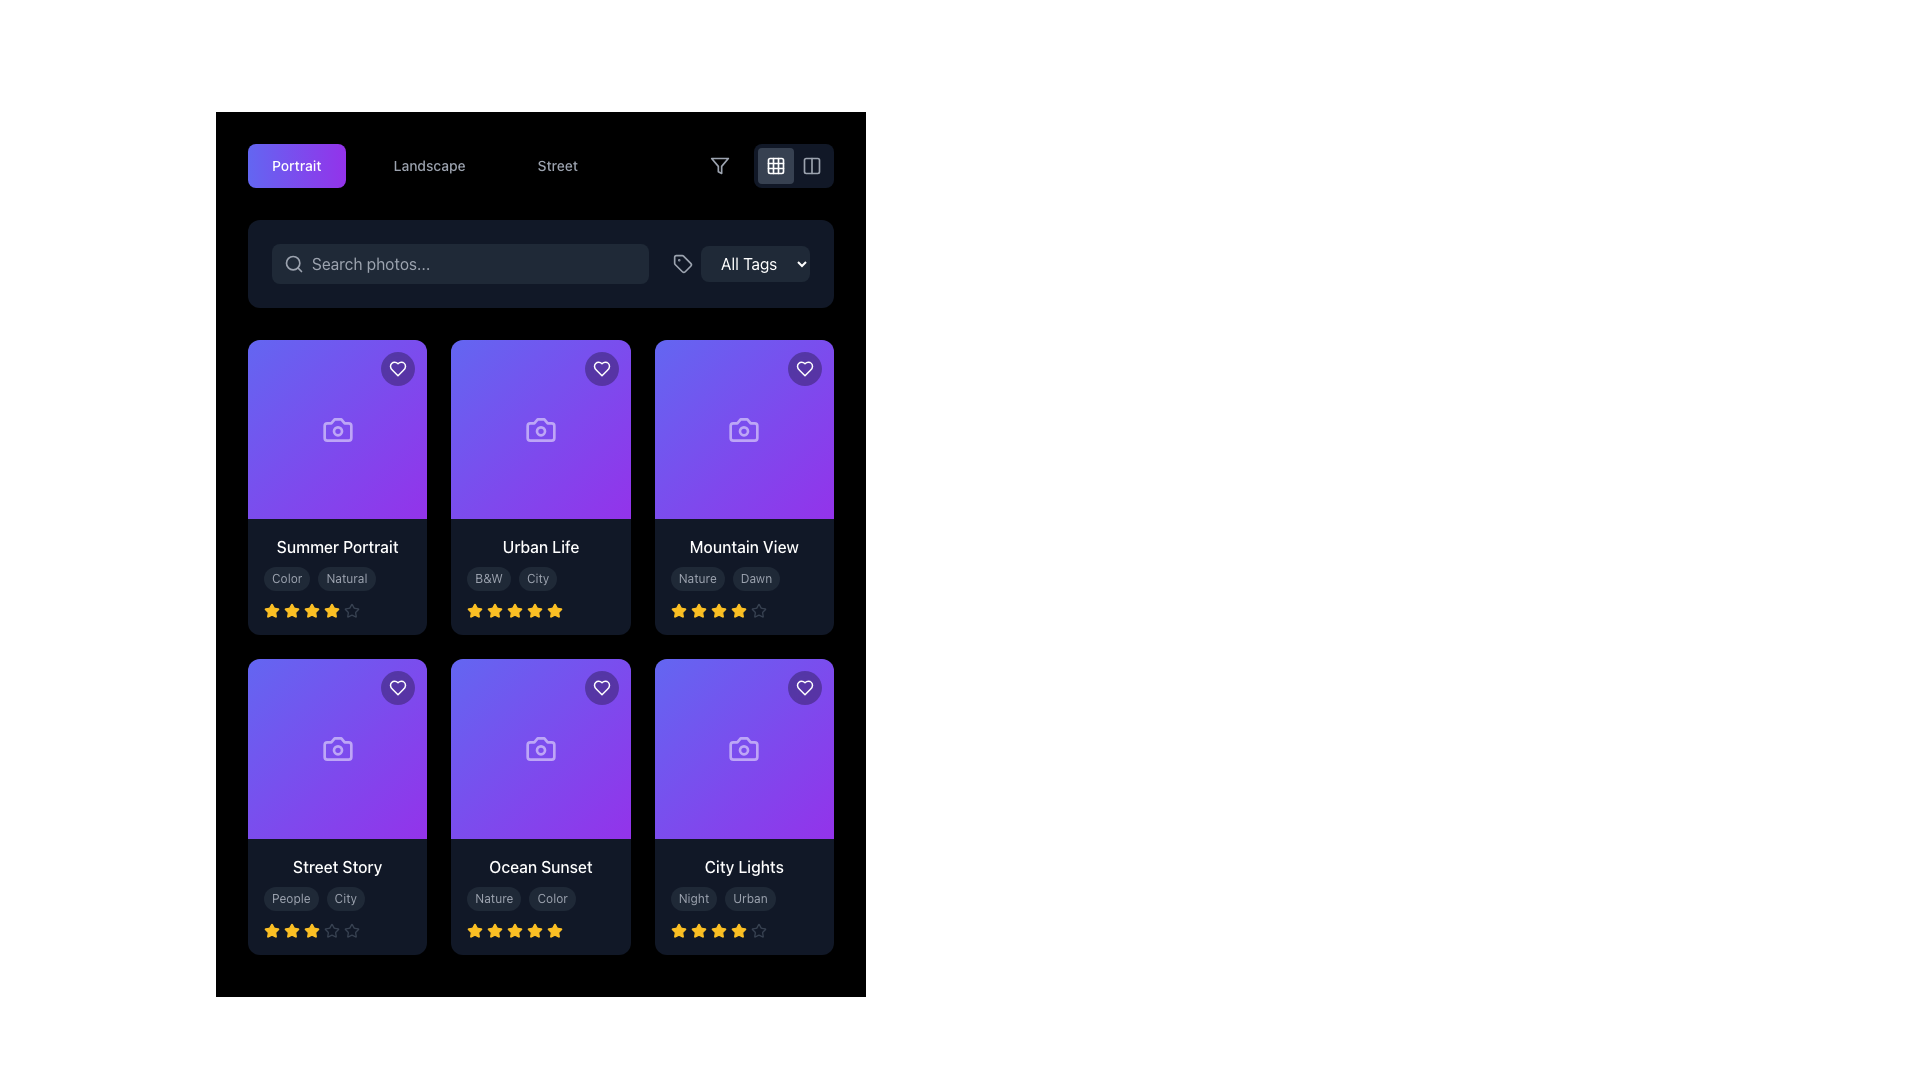  I want to click on the heart icon in the top-right corner of the first card to mark it as favorite, so click(398, 369).